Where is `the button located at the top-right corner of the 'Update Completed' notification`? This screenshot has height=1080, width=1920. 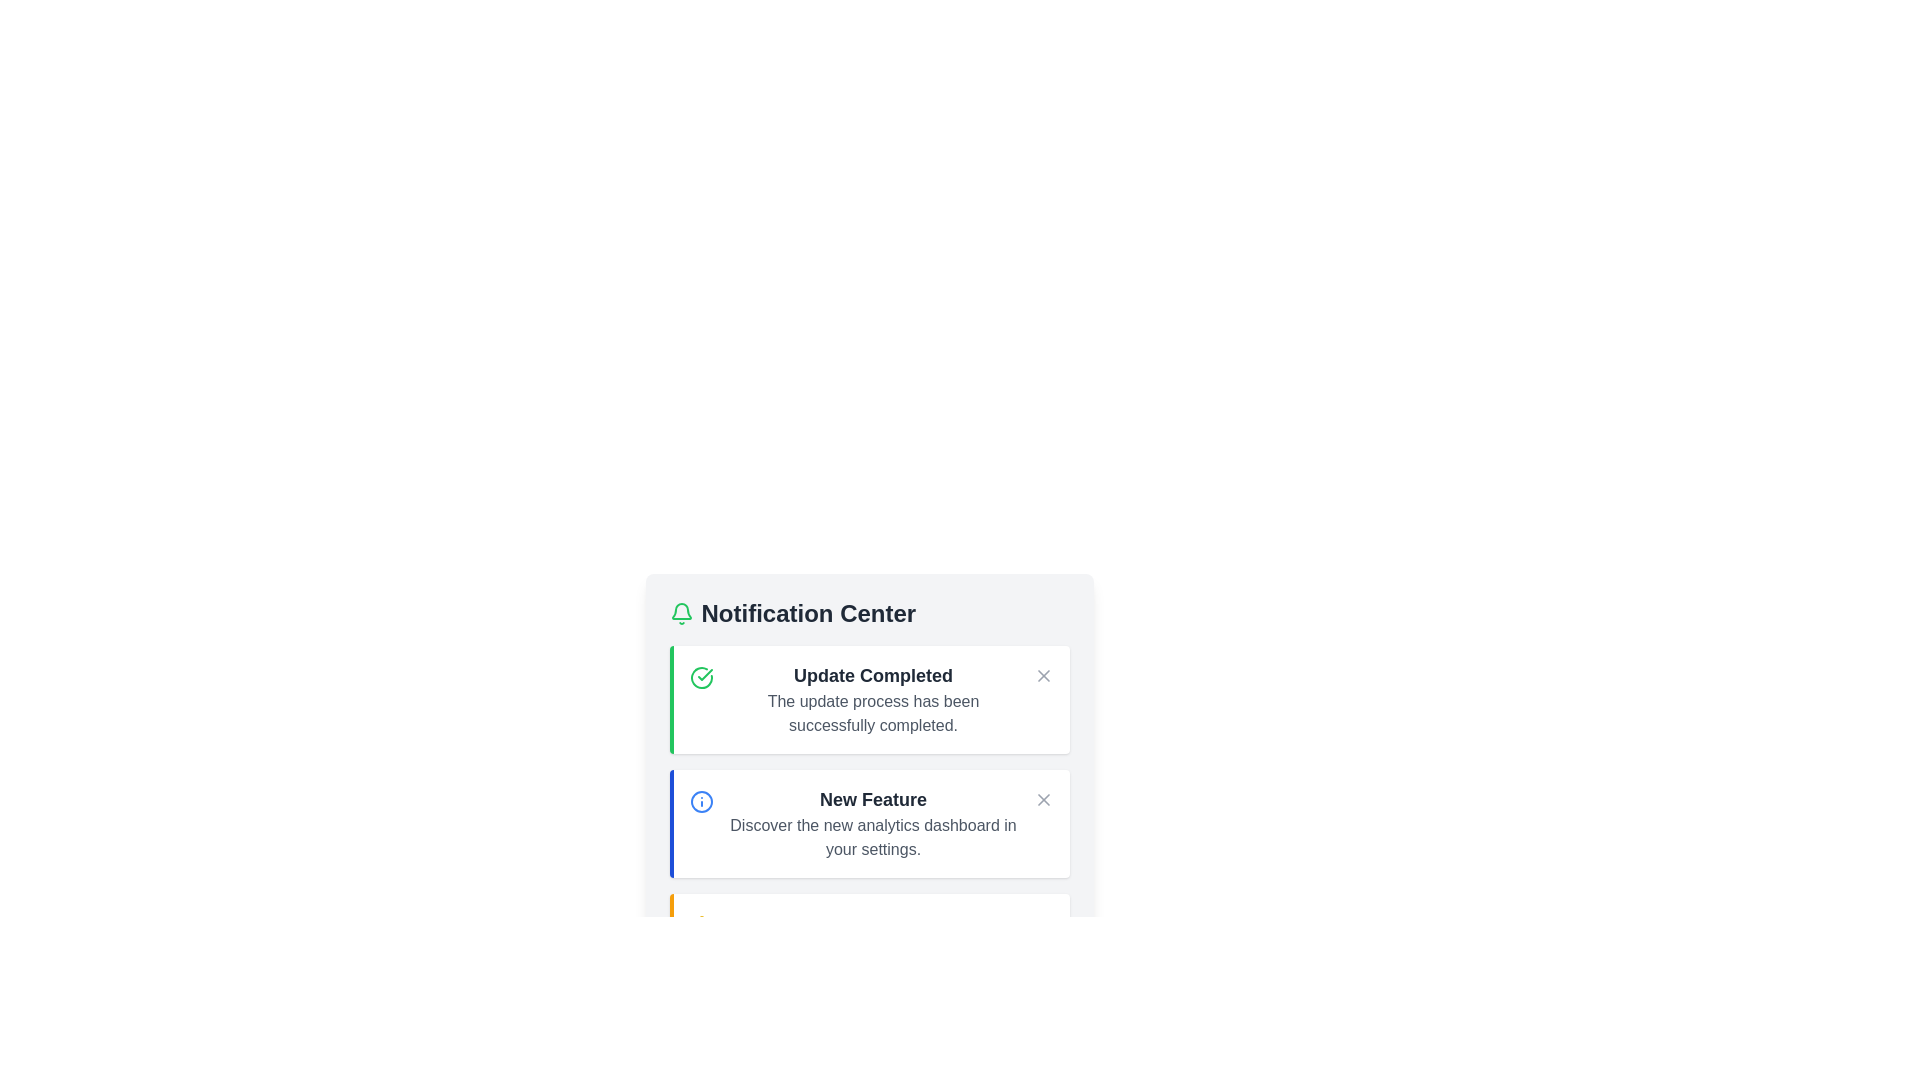 the button located at the top-right corner of the 'Update Completed' notification is located at coordinates (1042, 675).